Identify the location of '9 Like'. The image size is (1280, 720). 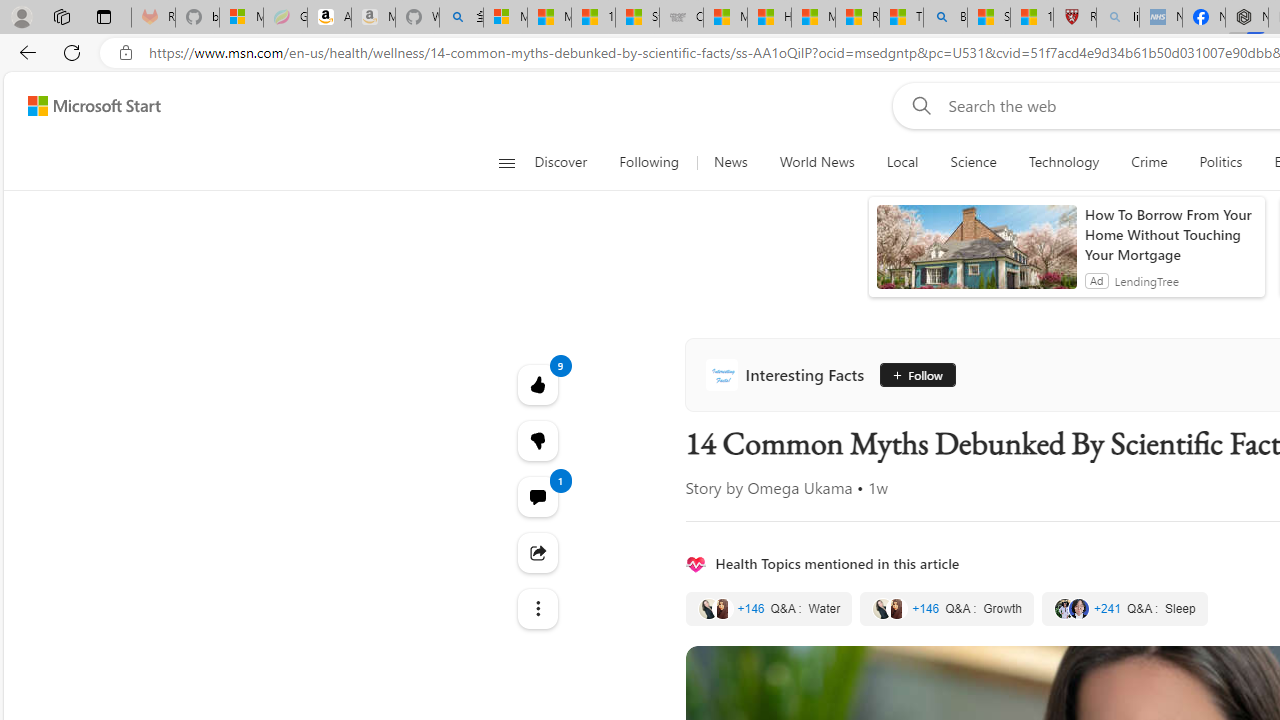
(537, 384).